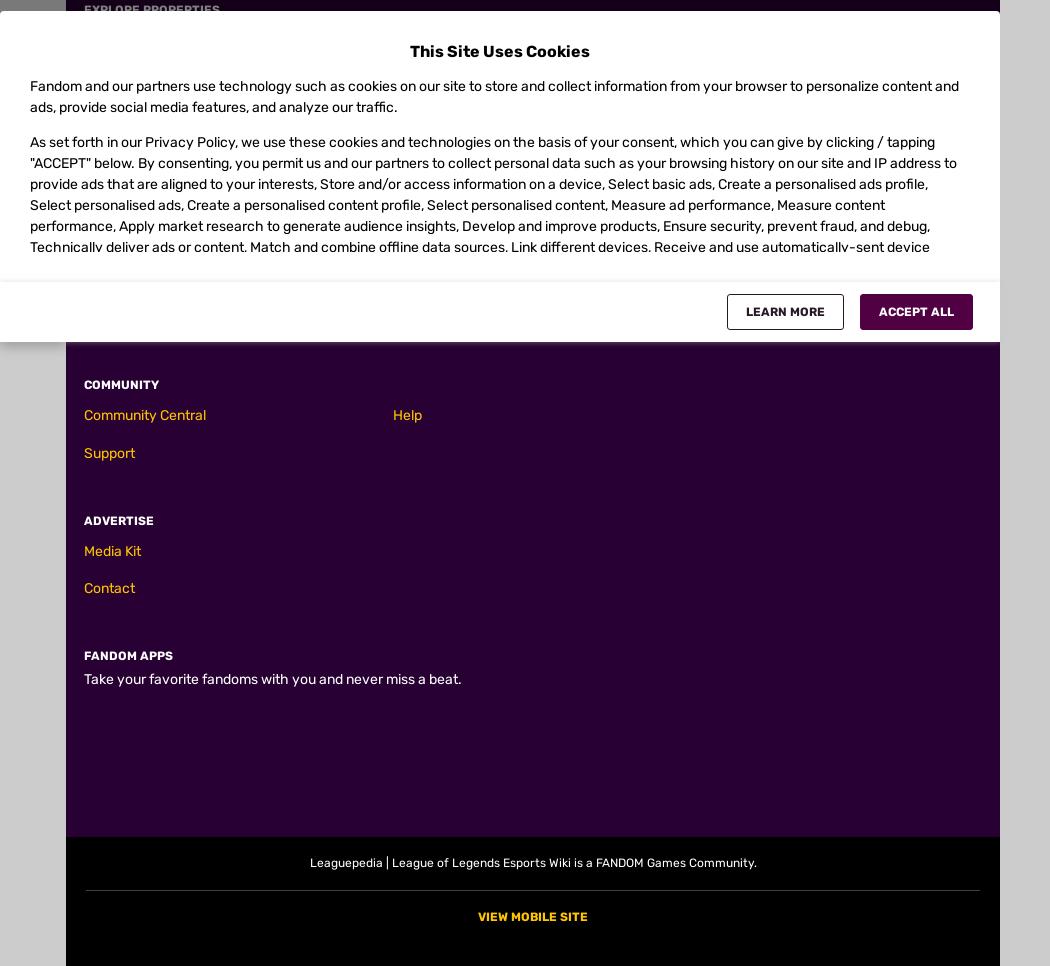 This screenshot has width=1050, height=966. I want to click on '[0.4 ability power + 0.6 total attack damage]', so click(343, 669).